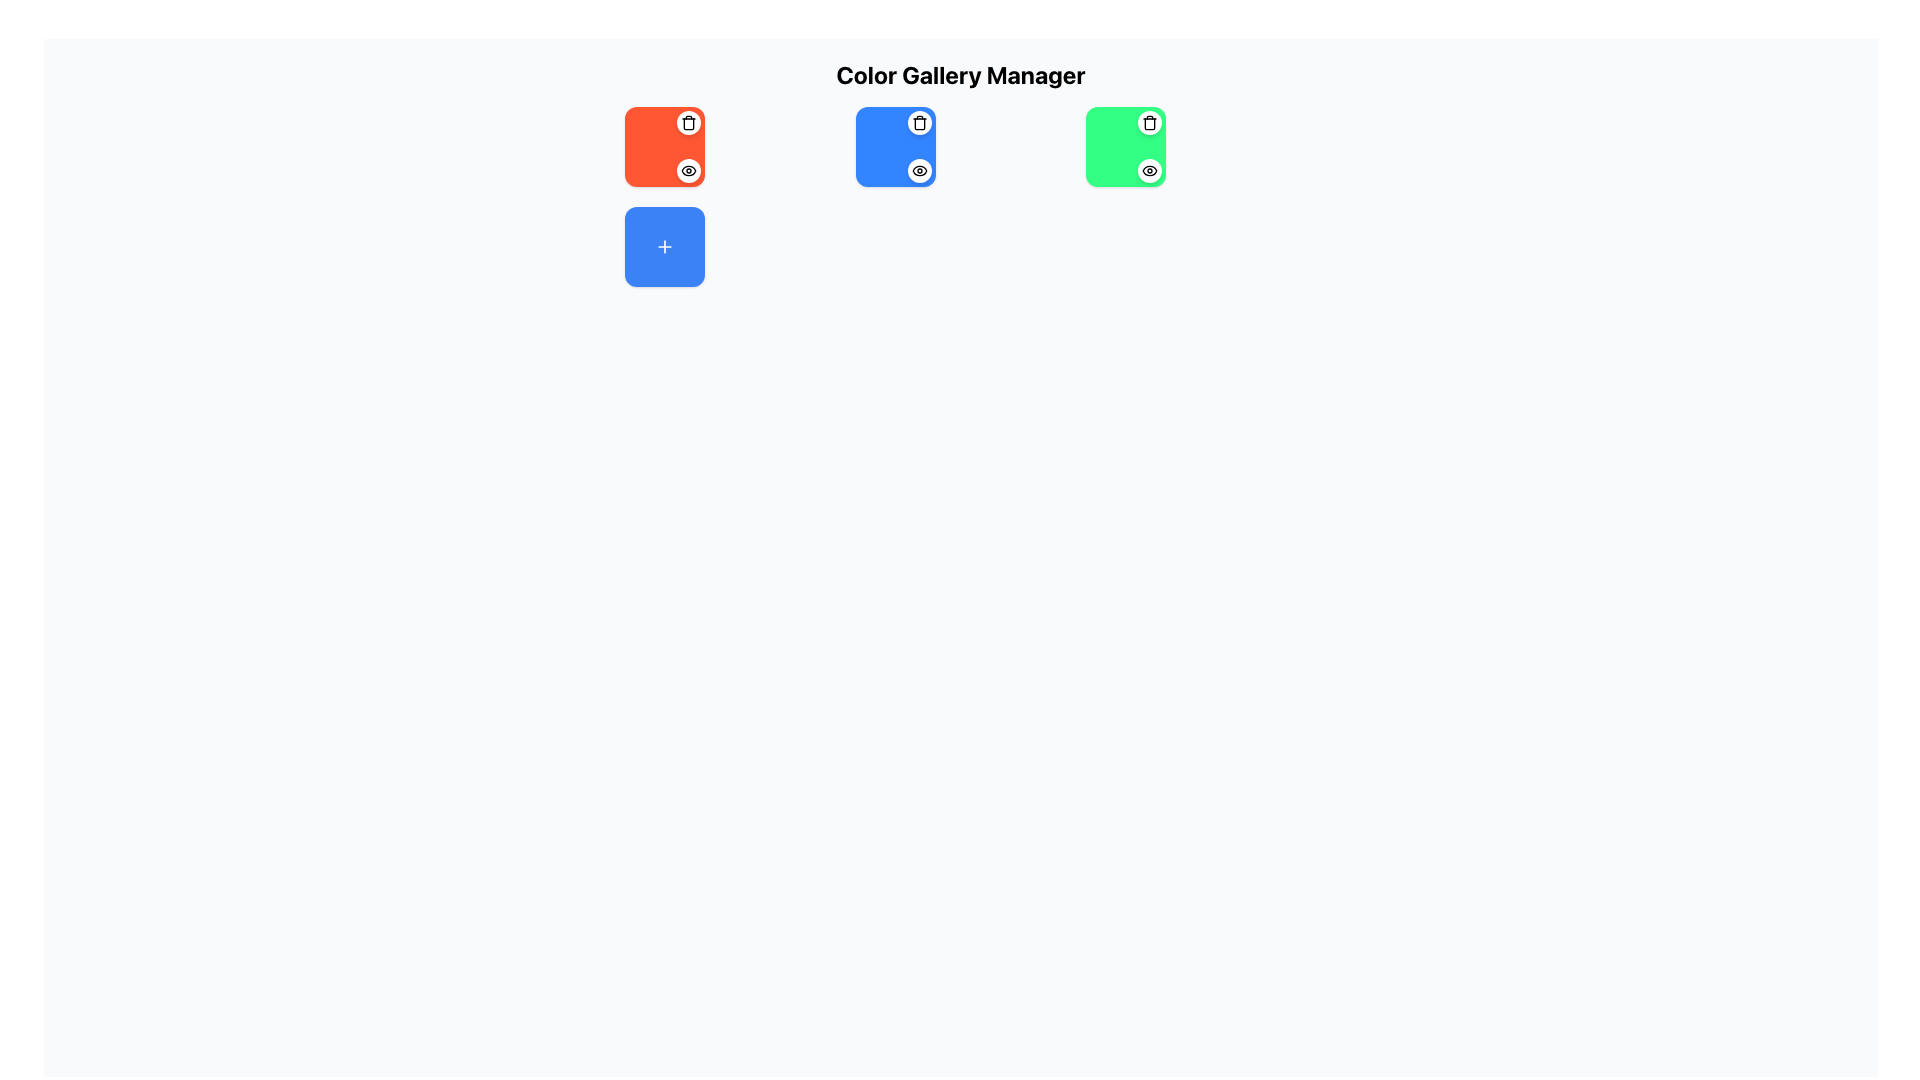 The height and width of the screenshot is (1080, 1920). I want to click on the trash icon, which is represented by the main body of a trash icon in the top-right corner of a green square, so click(1150, 124).